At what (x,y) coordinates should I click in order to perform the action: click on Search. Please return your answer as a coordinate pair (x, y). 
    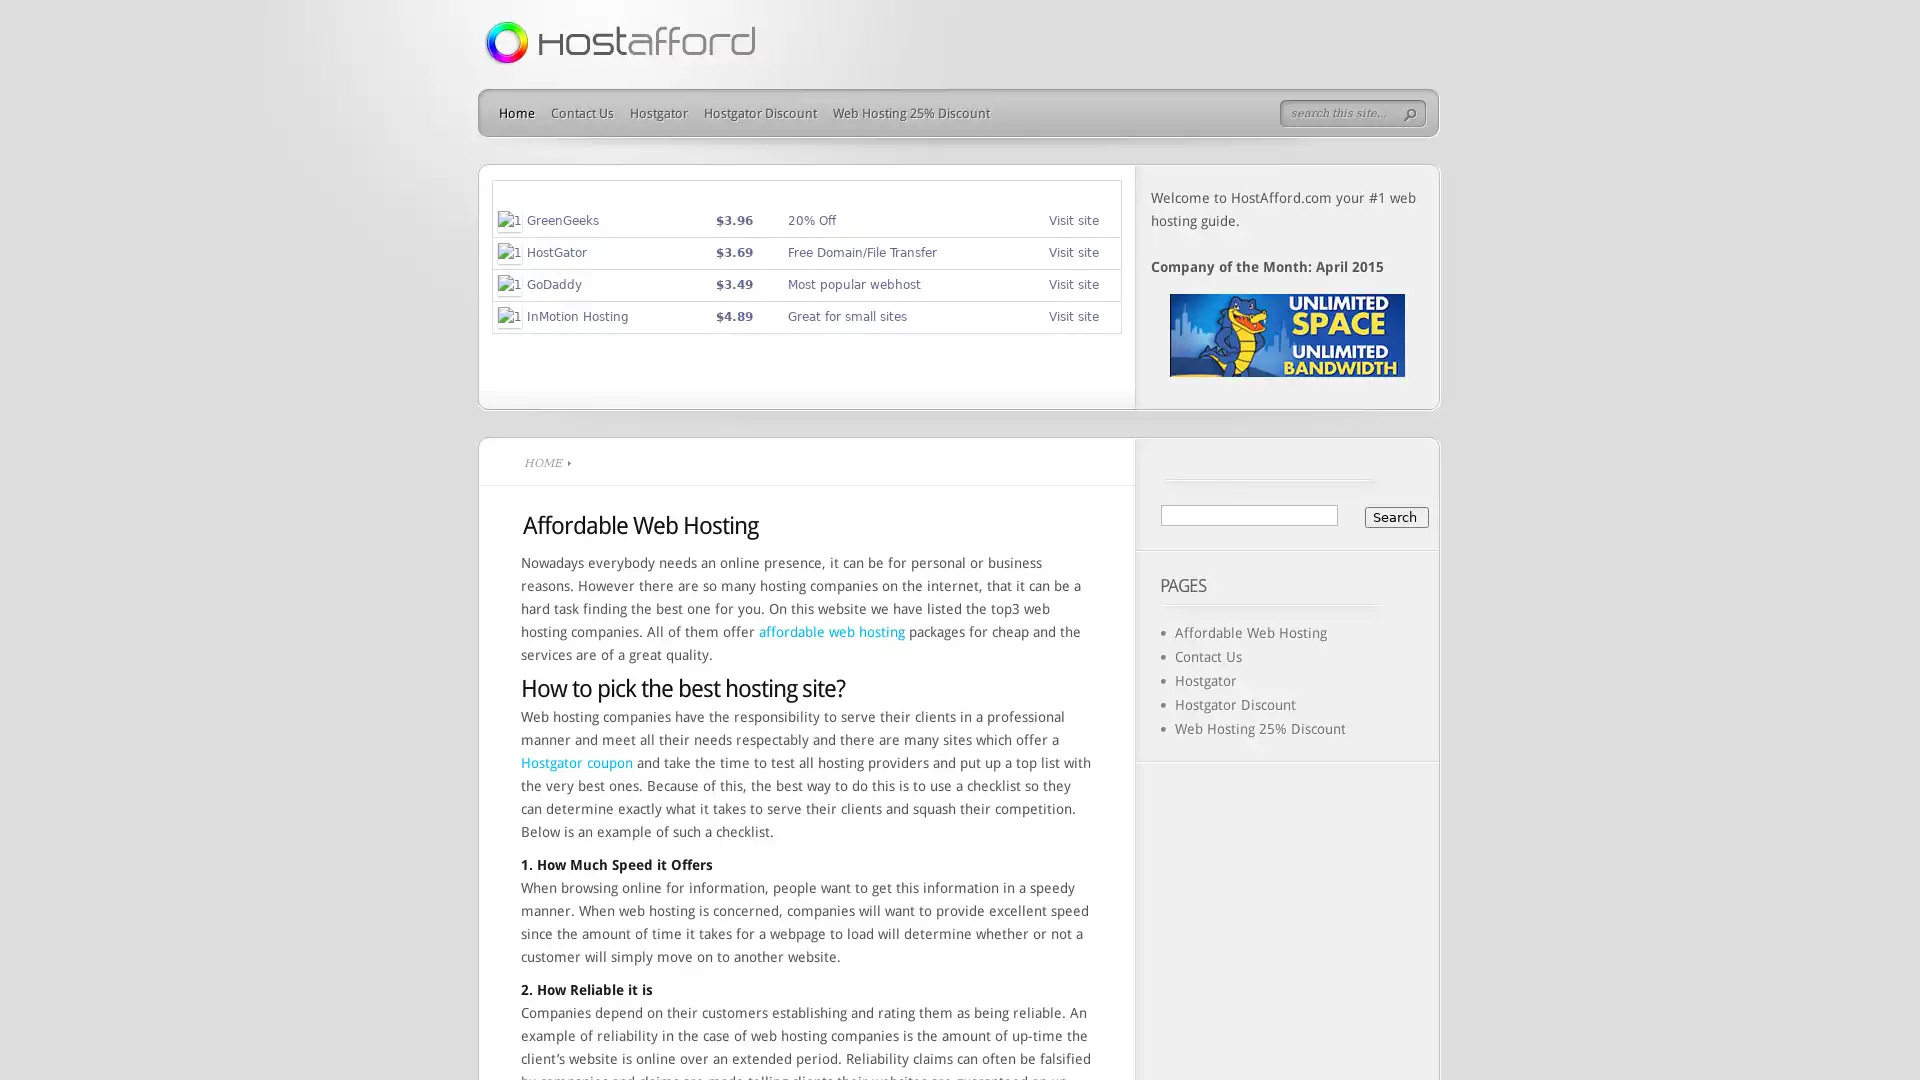
    Looking at the image, I should click on (1395, 516).